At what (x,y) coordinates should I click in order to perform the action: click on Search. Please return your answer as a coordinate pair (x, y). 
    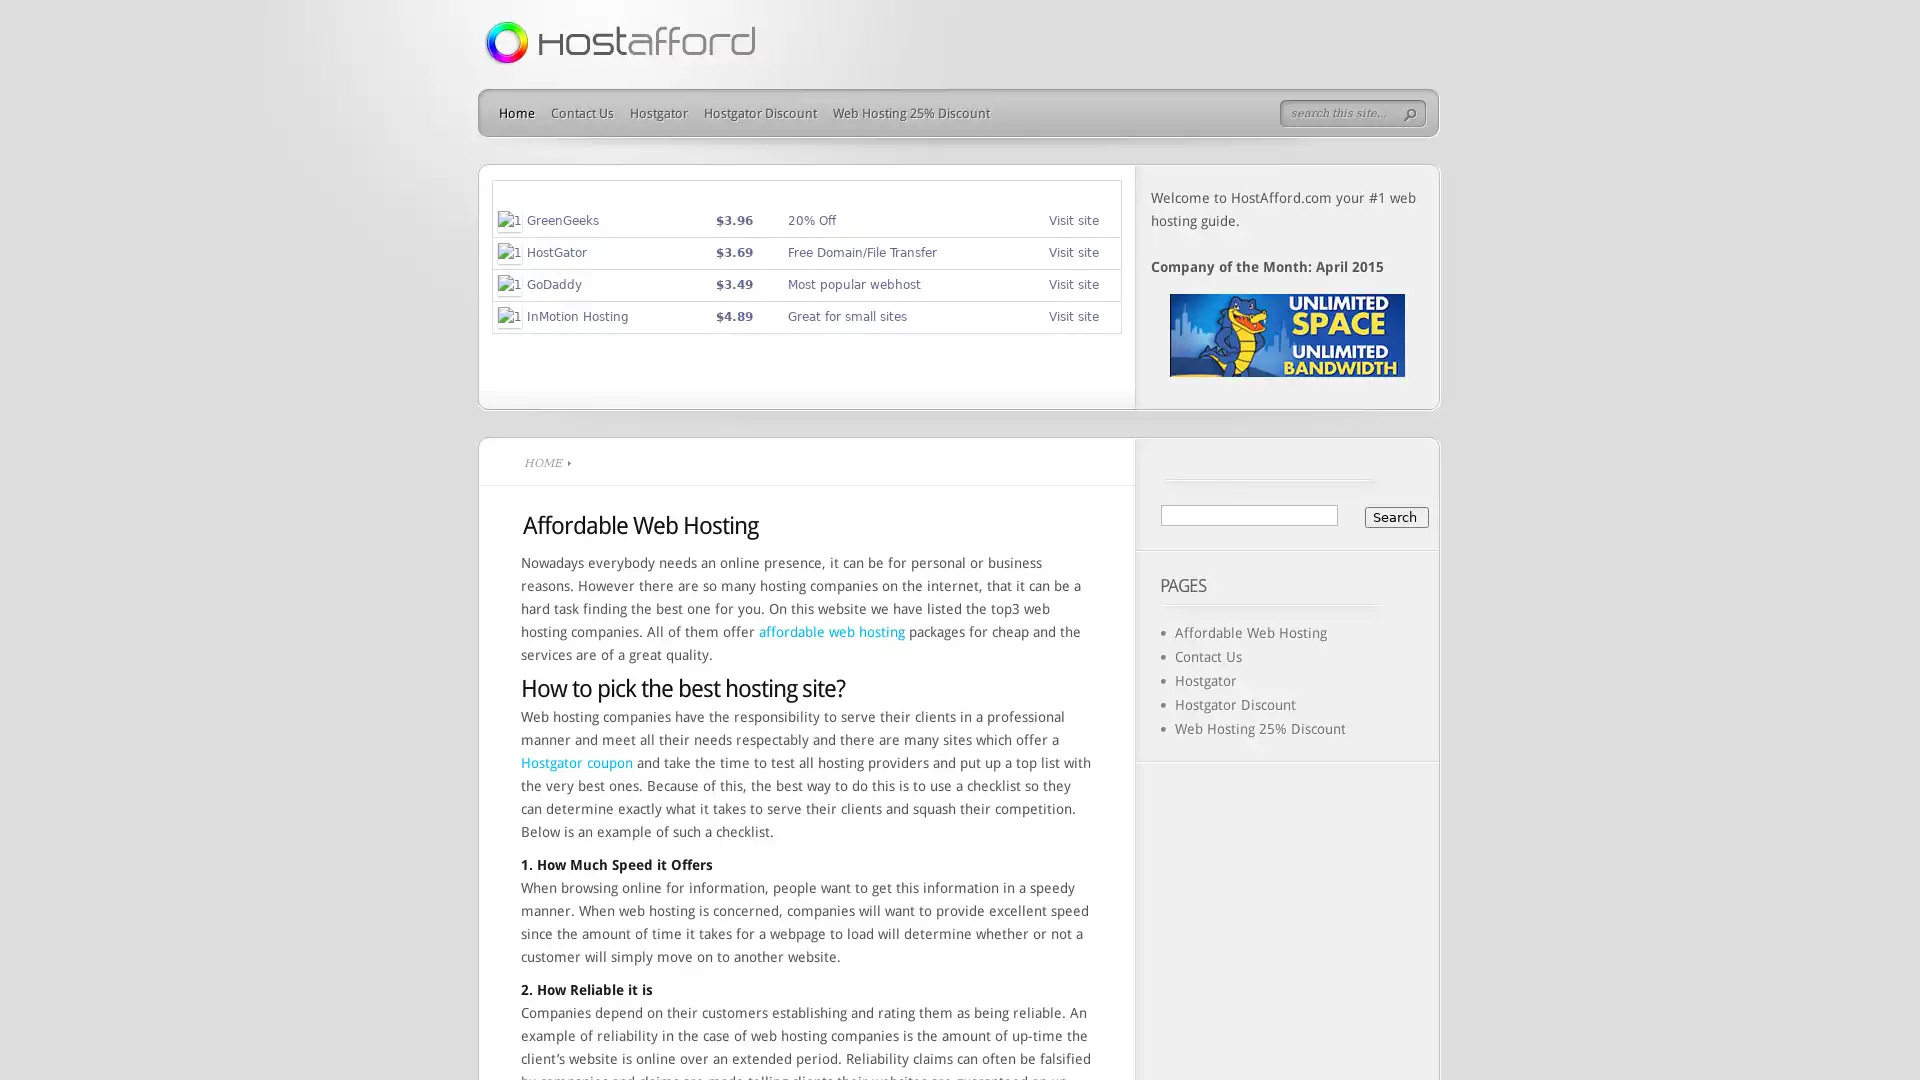
    Looking at the image, I should click on (1395, 516).